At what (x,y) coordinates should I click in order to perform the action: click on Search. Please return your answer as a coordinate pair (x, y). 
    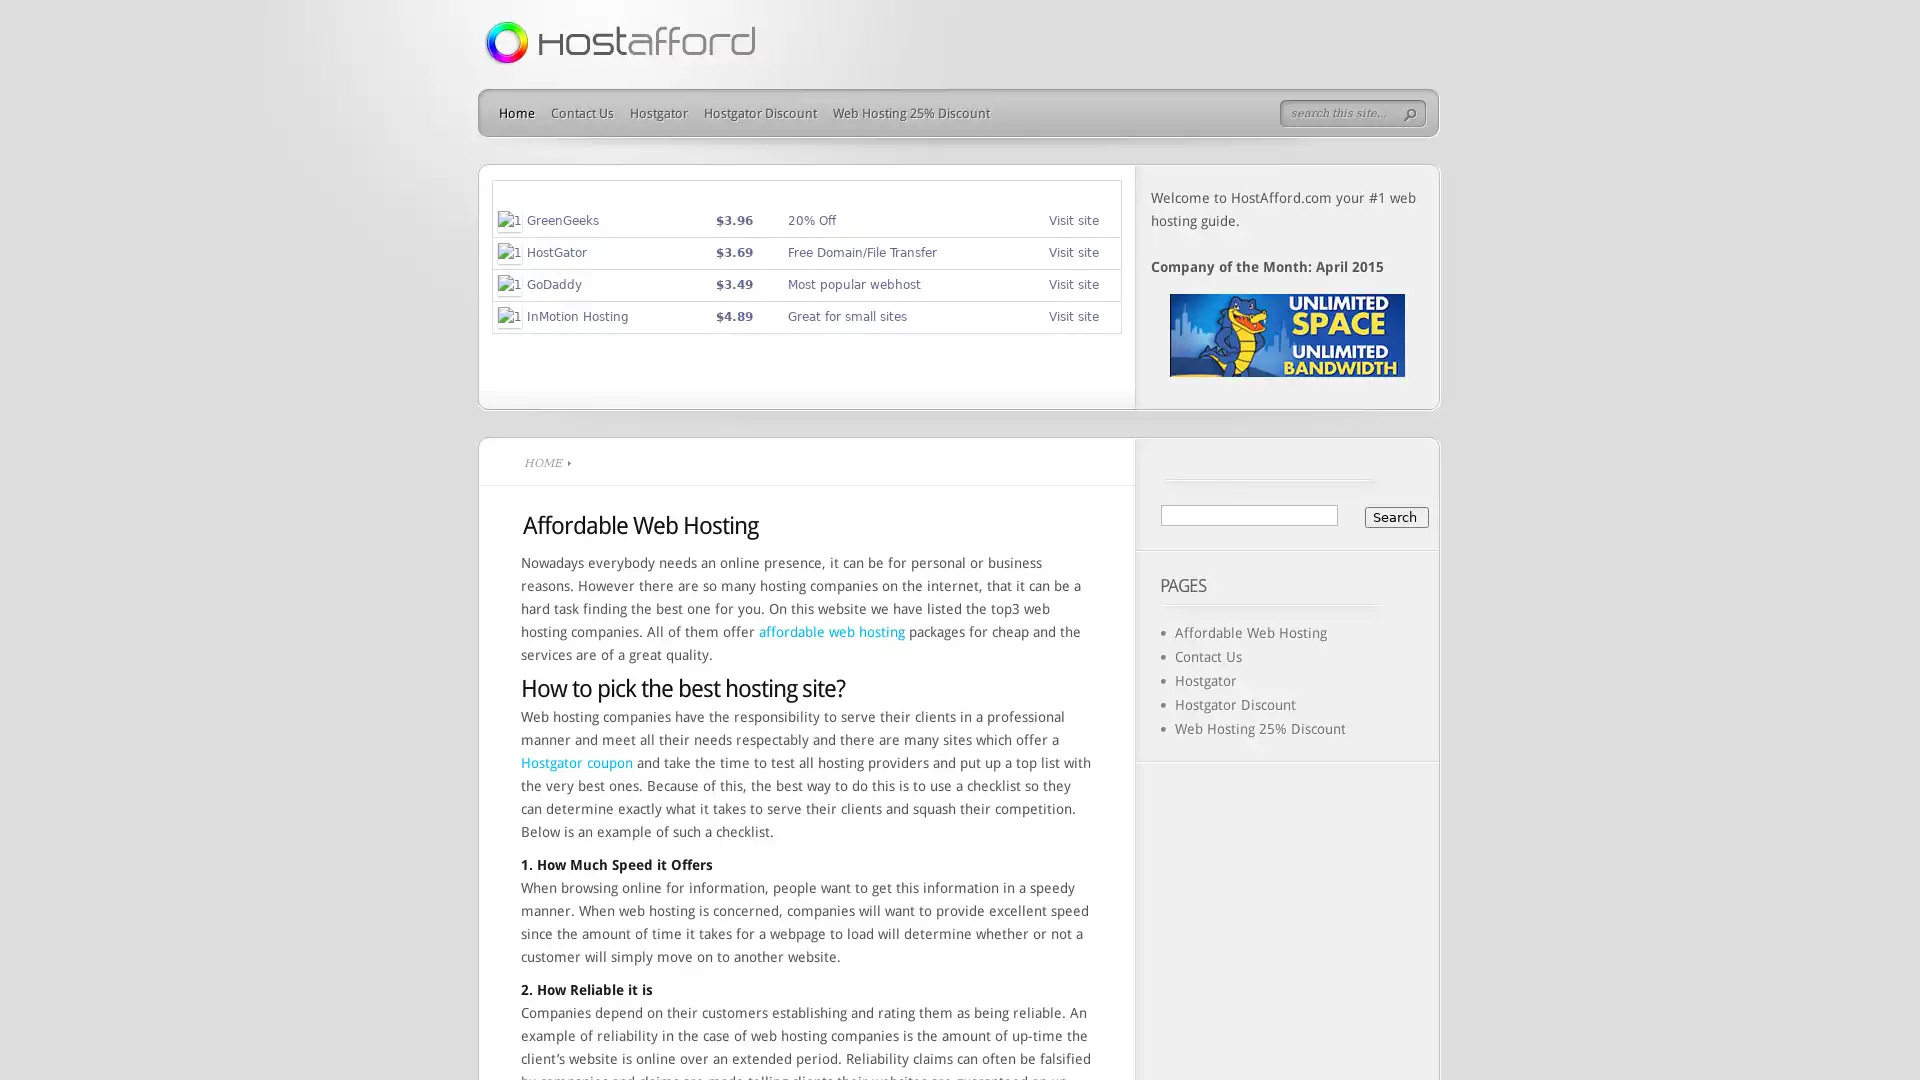
    Looking at the image, I should click on (1395, 516).